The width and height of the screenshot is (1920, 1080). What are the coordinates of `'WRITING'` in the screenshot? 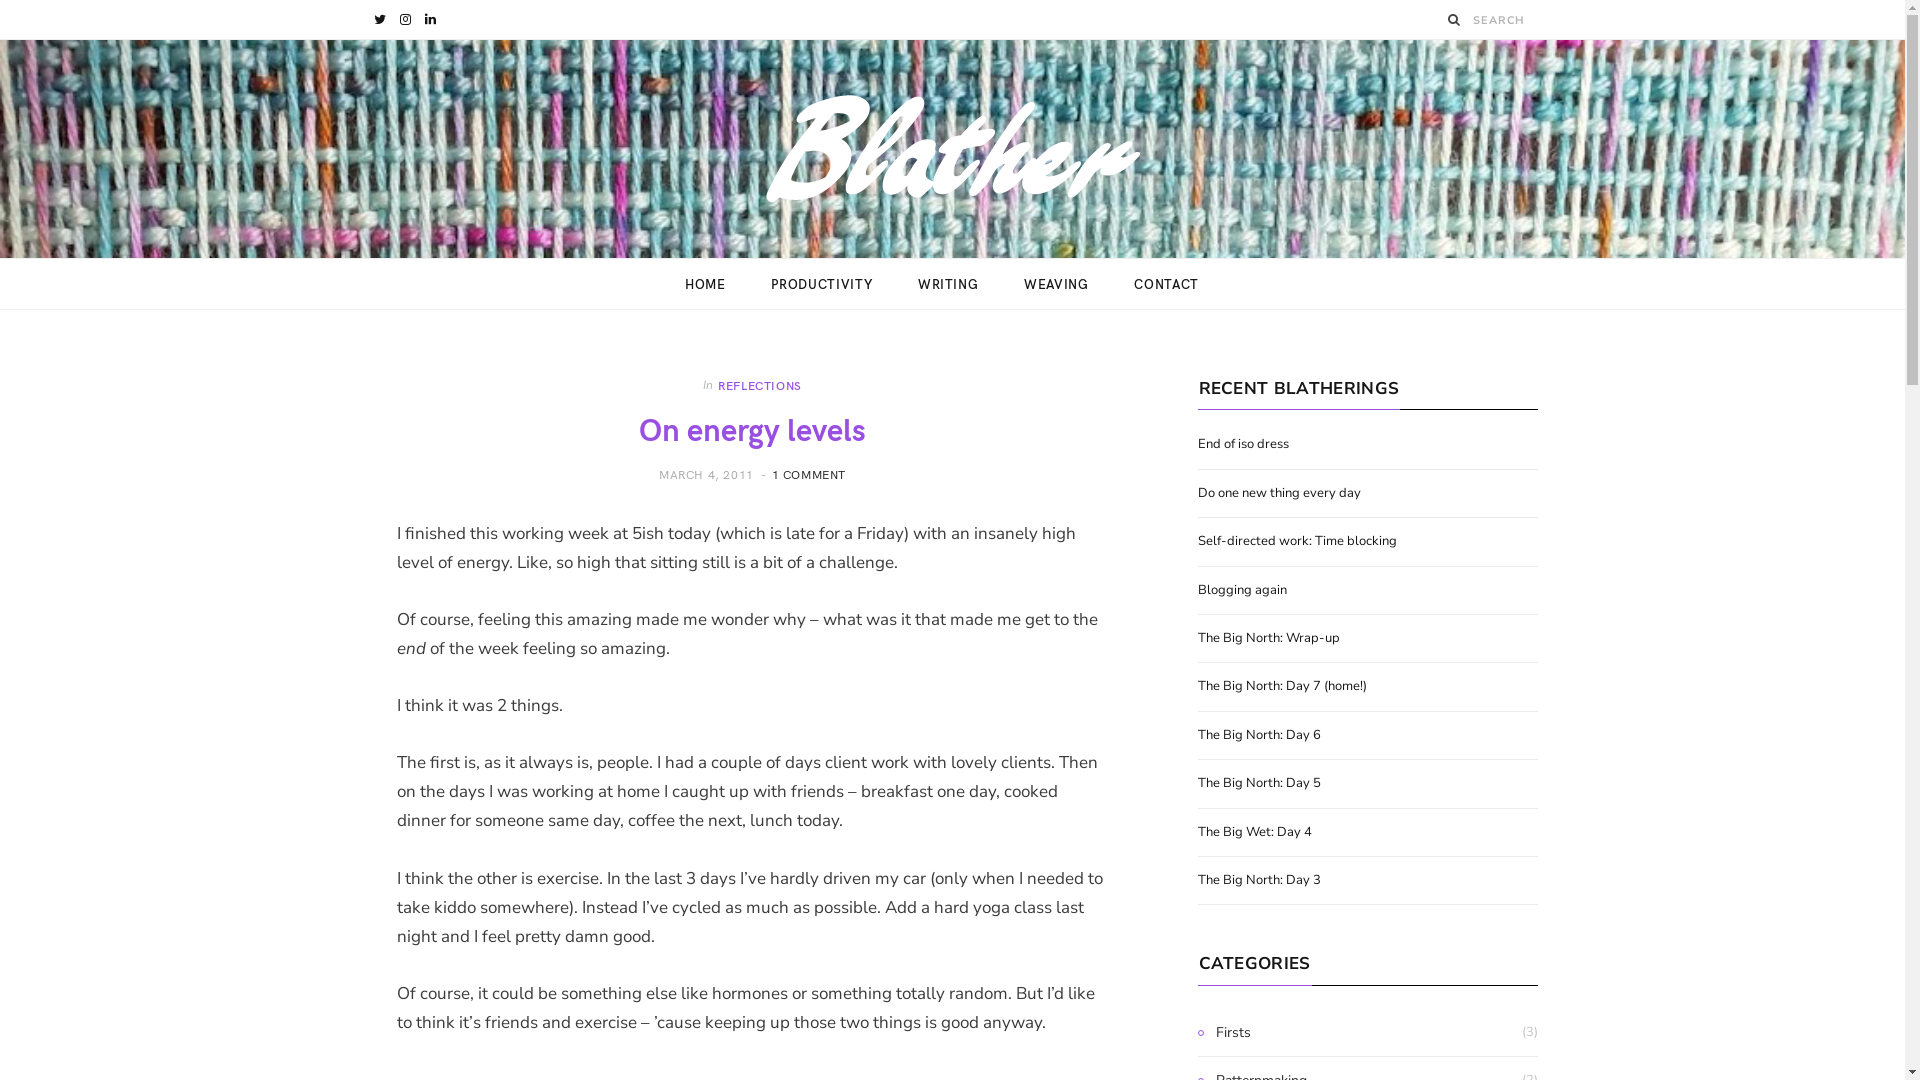 It's located at (947, 284).